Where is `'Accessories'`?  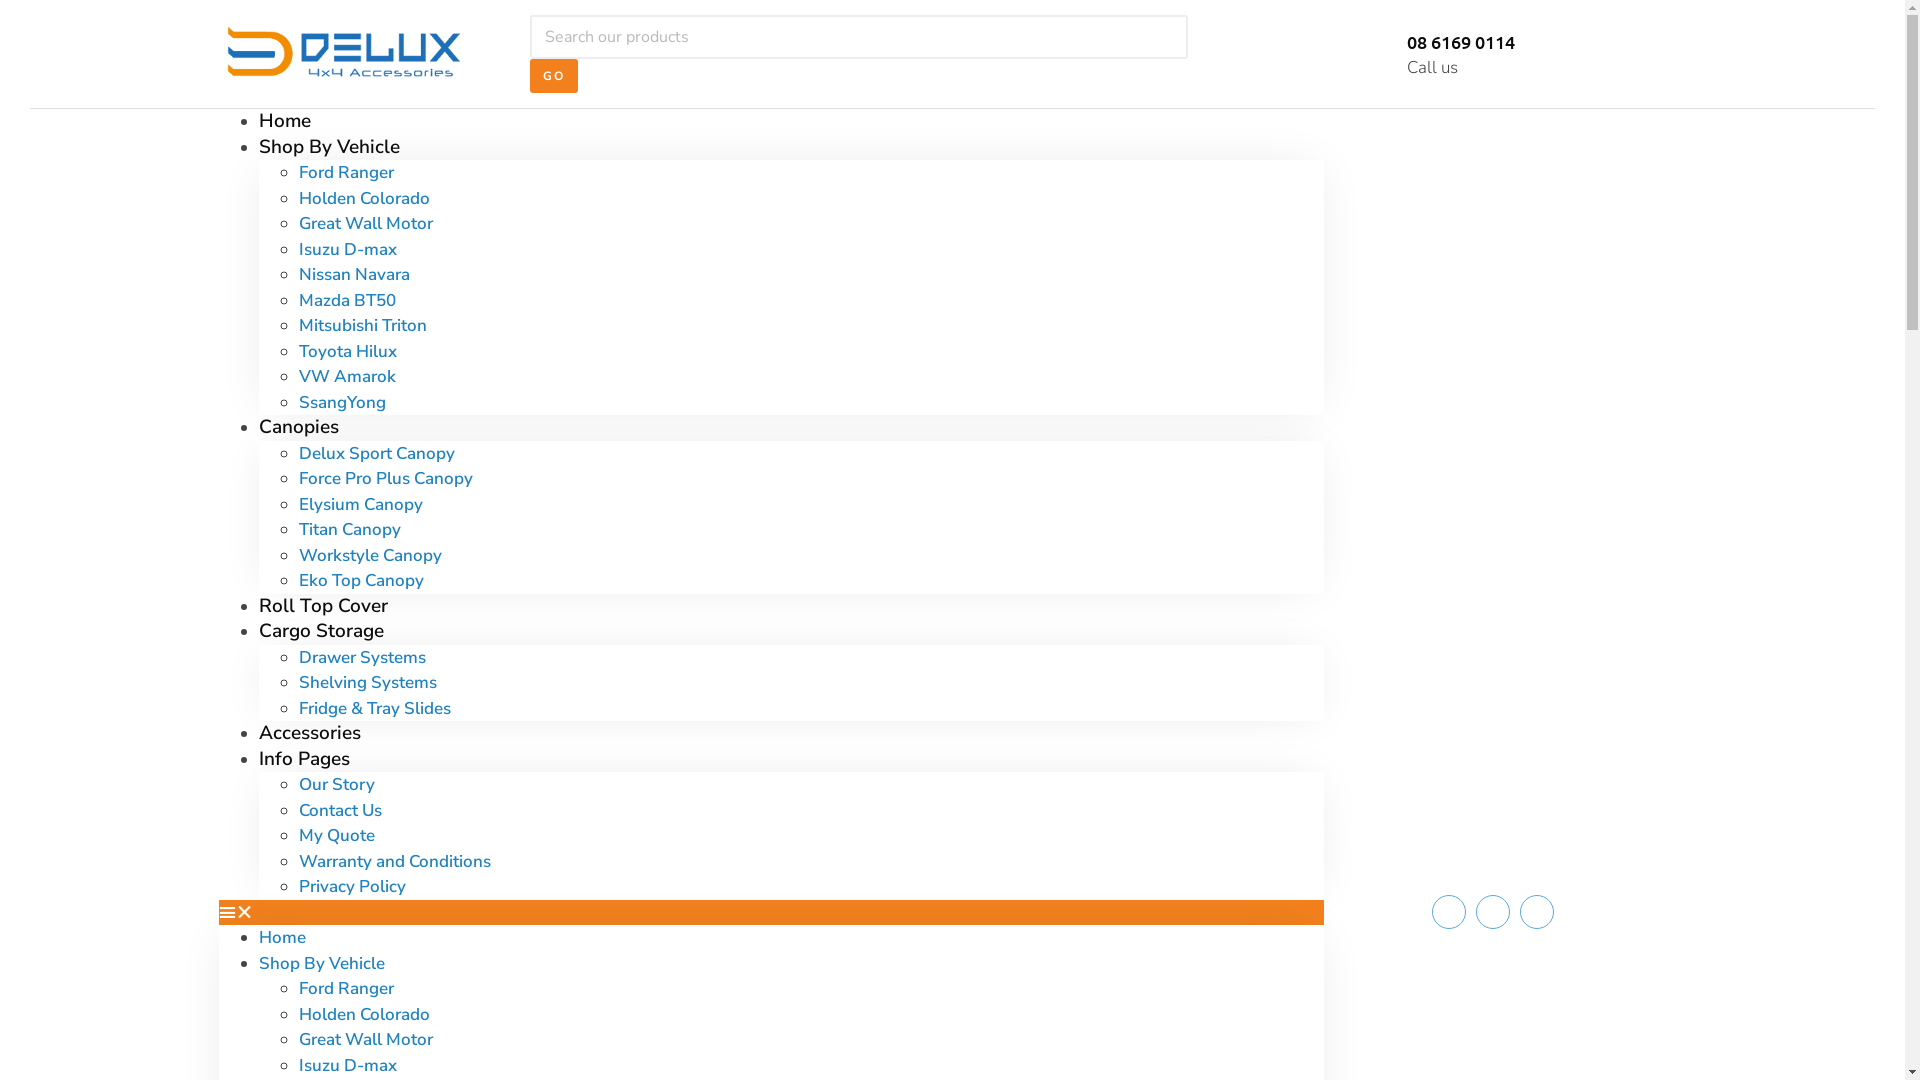 'Accessories' is located at coordinates (307, 732).